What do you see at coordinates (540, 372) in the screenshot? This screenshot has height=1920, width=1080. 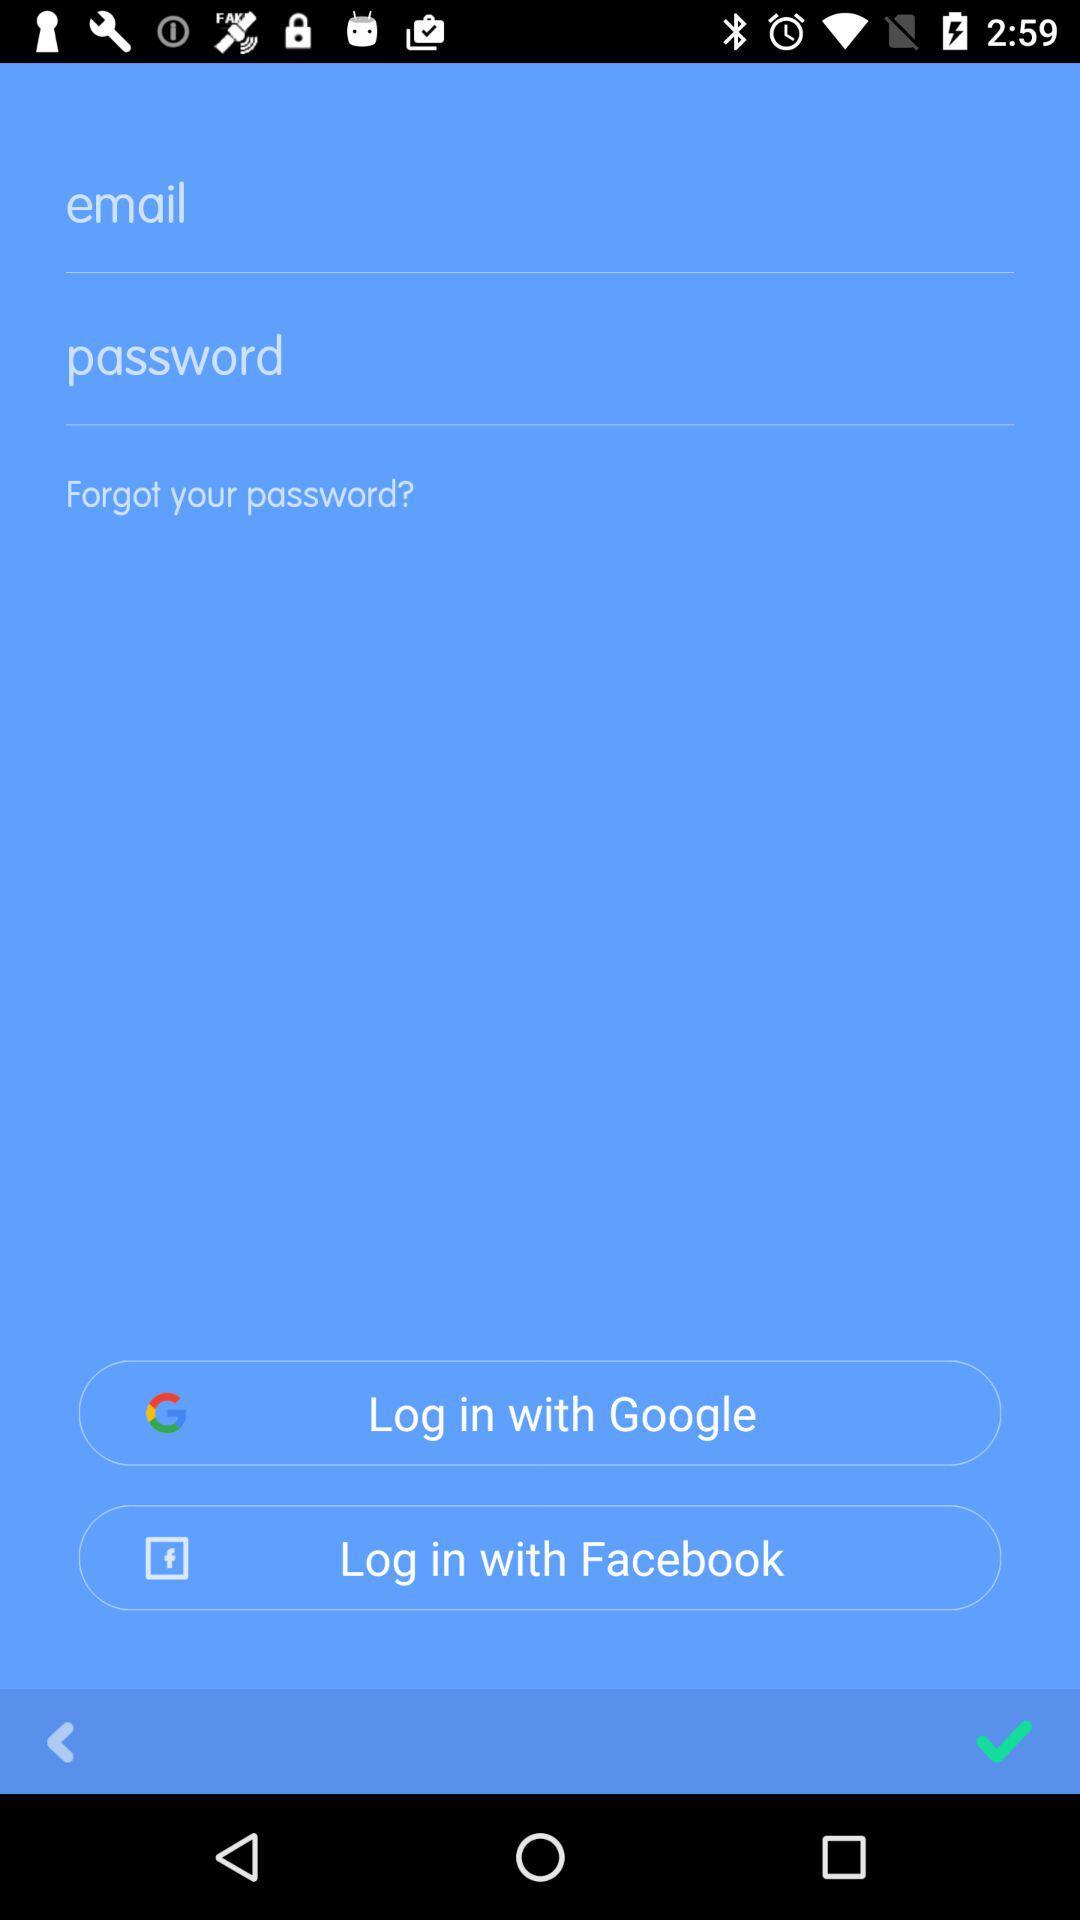 I see `switch password option` at bounding box center [540, 372].